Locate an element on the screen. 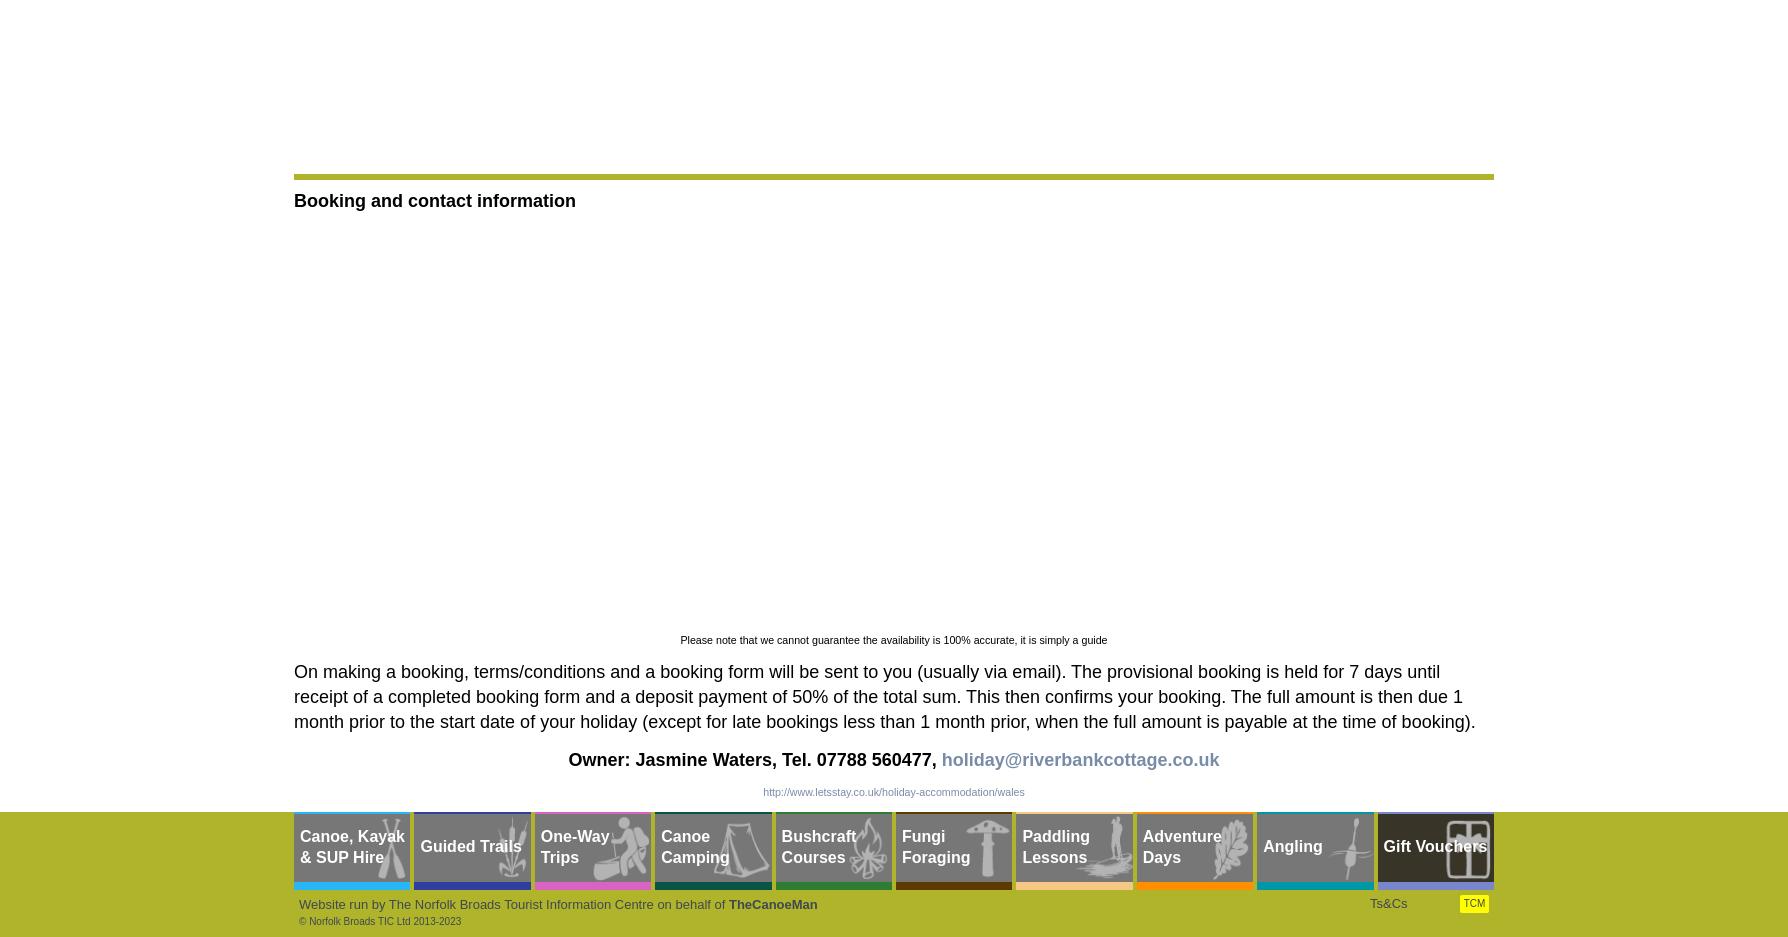 The width and height of the screenshot is (1788, 937). 'Fungi Foraging' is located at coordinates (936, 846).